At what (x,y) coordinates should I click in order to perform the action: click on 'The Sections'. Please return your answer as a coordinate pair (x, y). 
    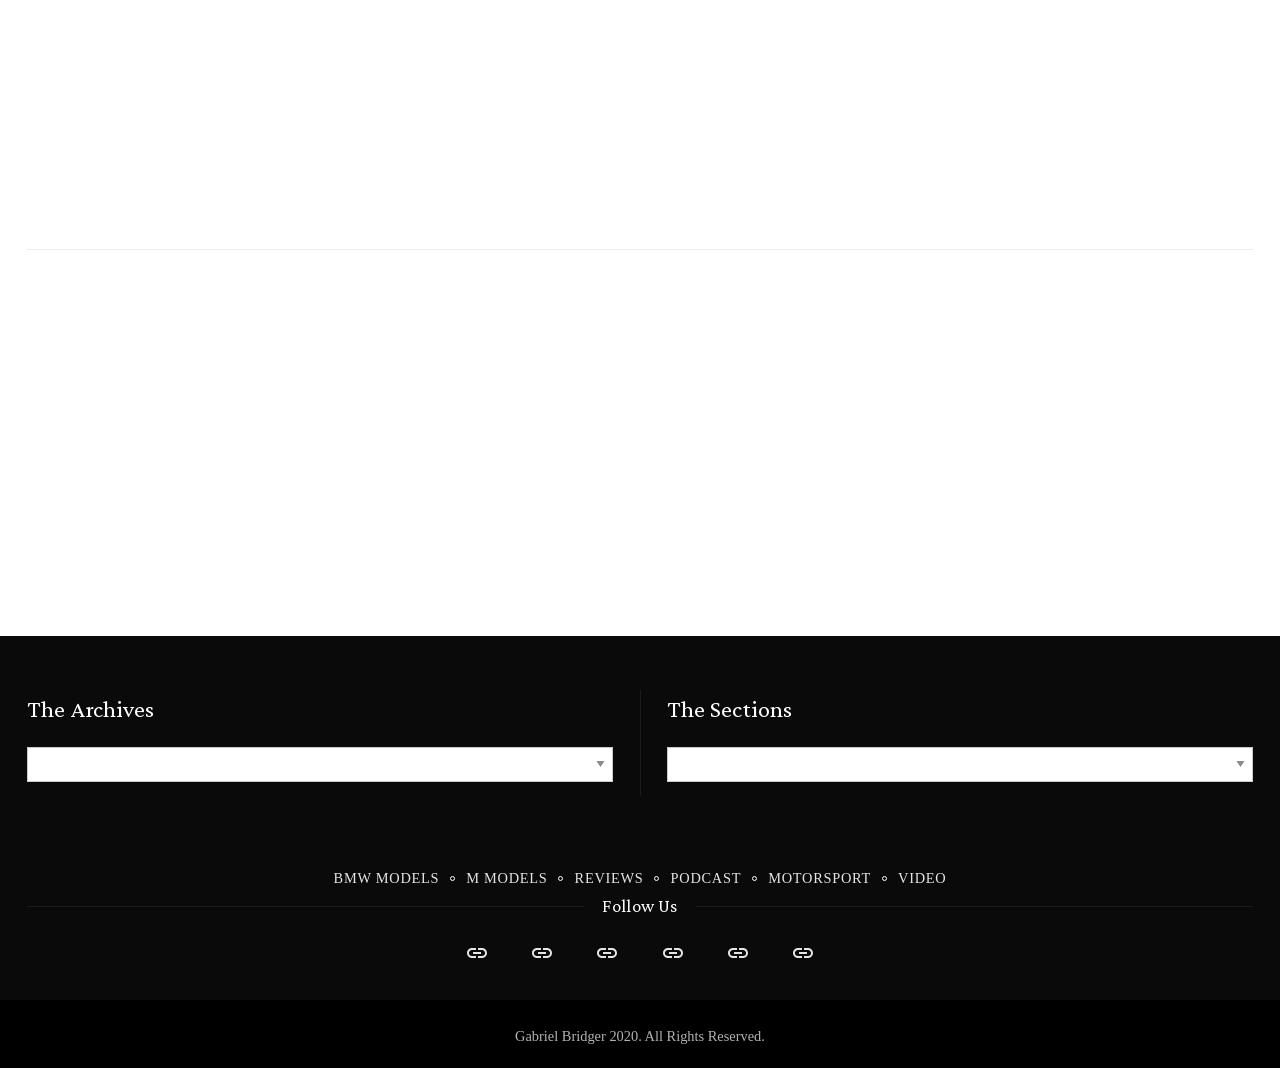
    Looking at the image, I should click on (728, 708).